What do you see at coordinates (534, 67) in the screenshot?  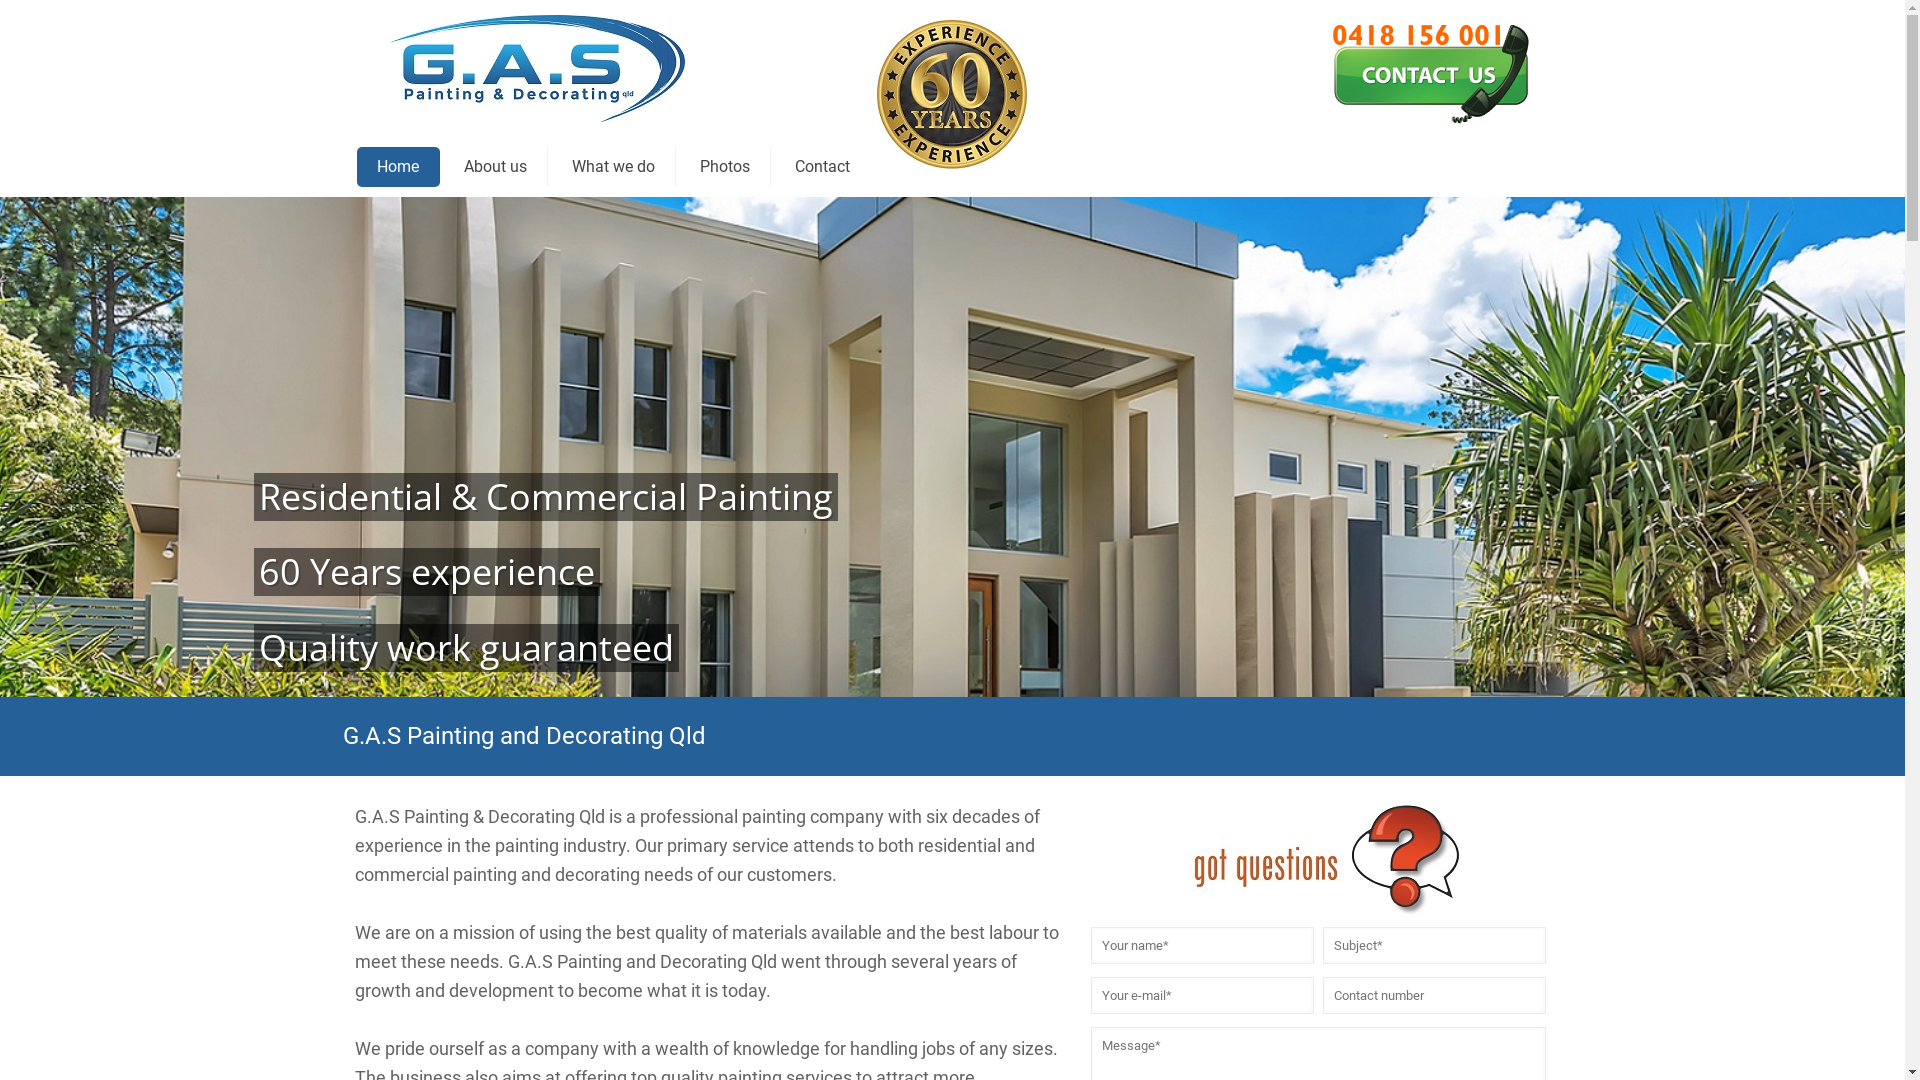 I see `'G.A.S Painting & Decorating Qld'` at bounding box center [534, 67].